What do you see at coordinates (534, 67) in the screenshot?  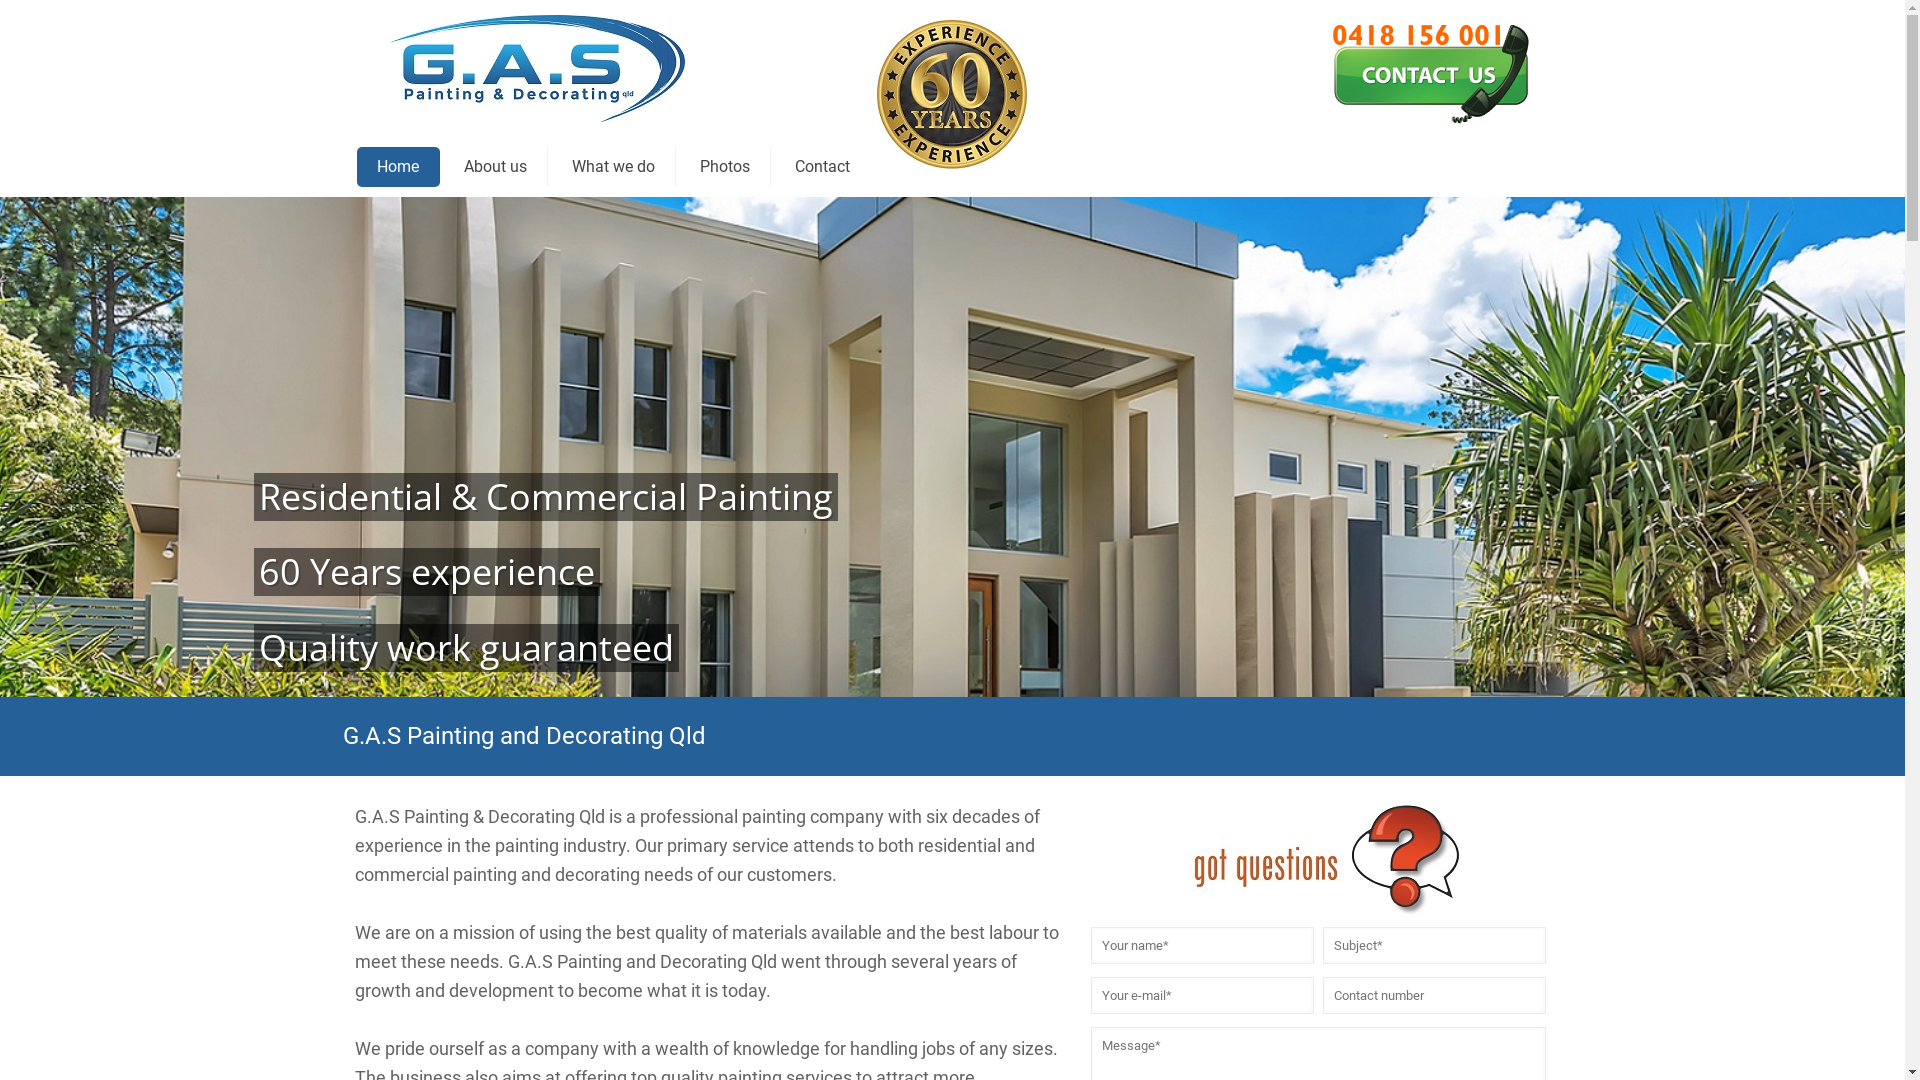 I see `'G.A.S Painting & Decorating Qld'` at bounding box center [534, 67].